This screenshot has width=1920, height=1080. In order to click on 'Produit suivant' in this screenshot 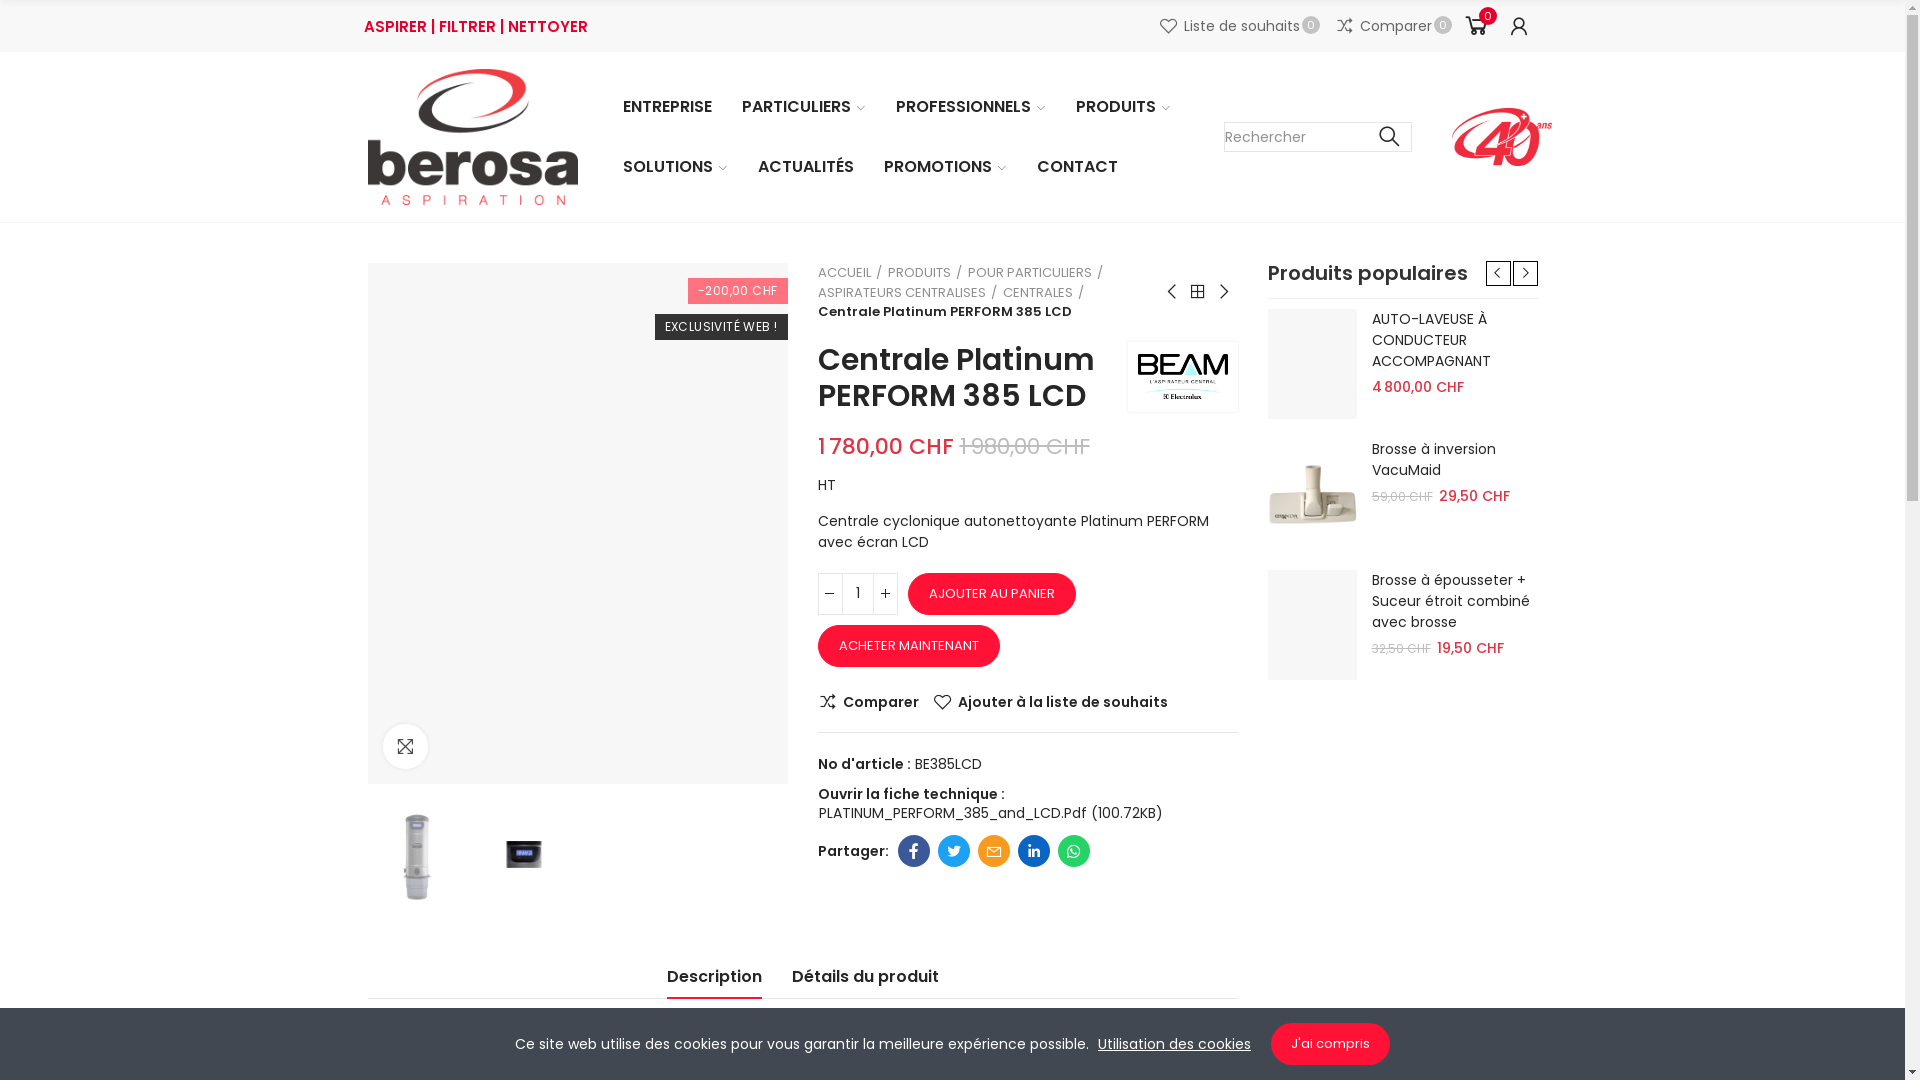, I will do `click(1222, 292)`.